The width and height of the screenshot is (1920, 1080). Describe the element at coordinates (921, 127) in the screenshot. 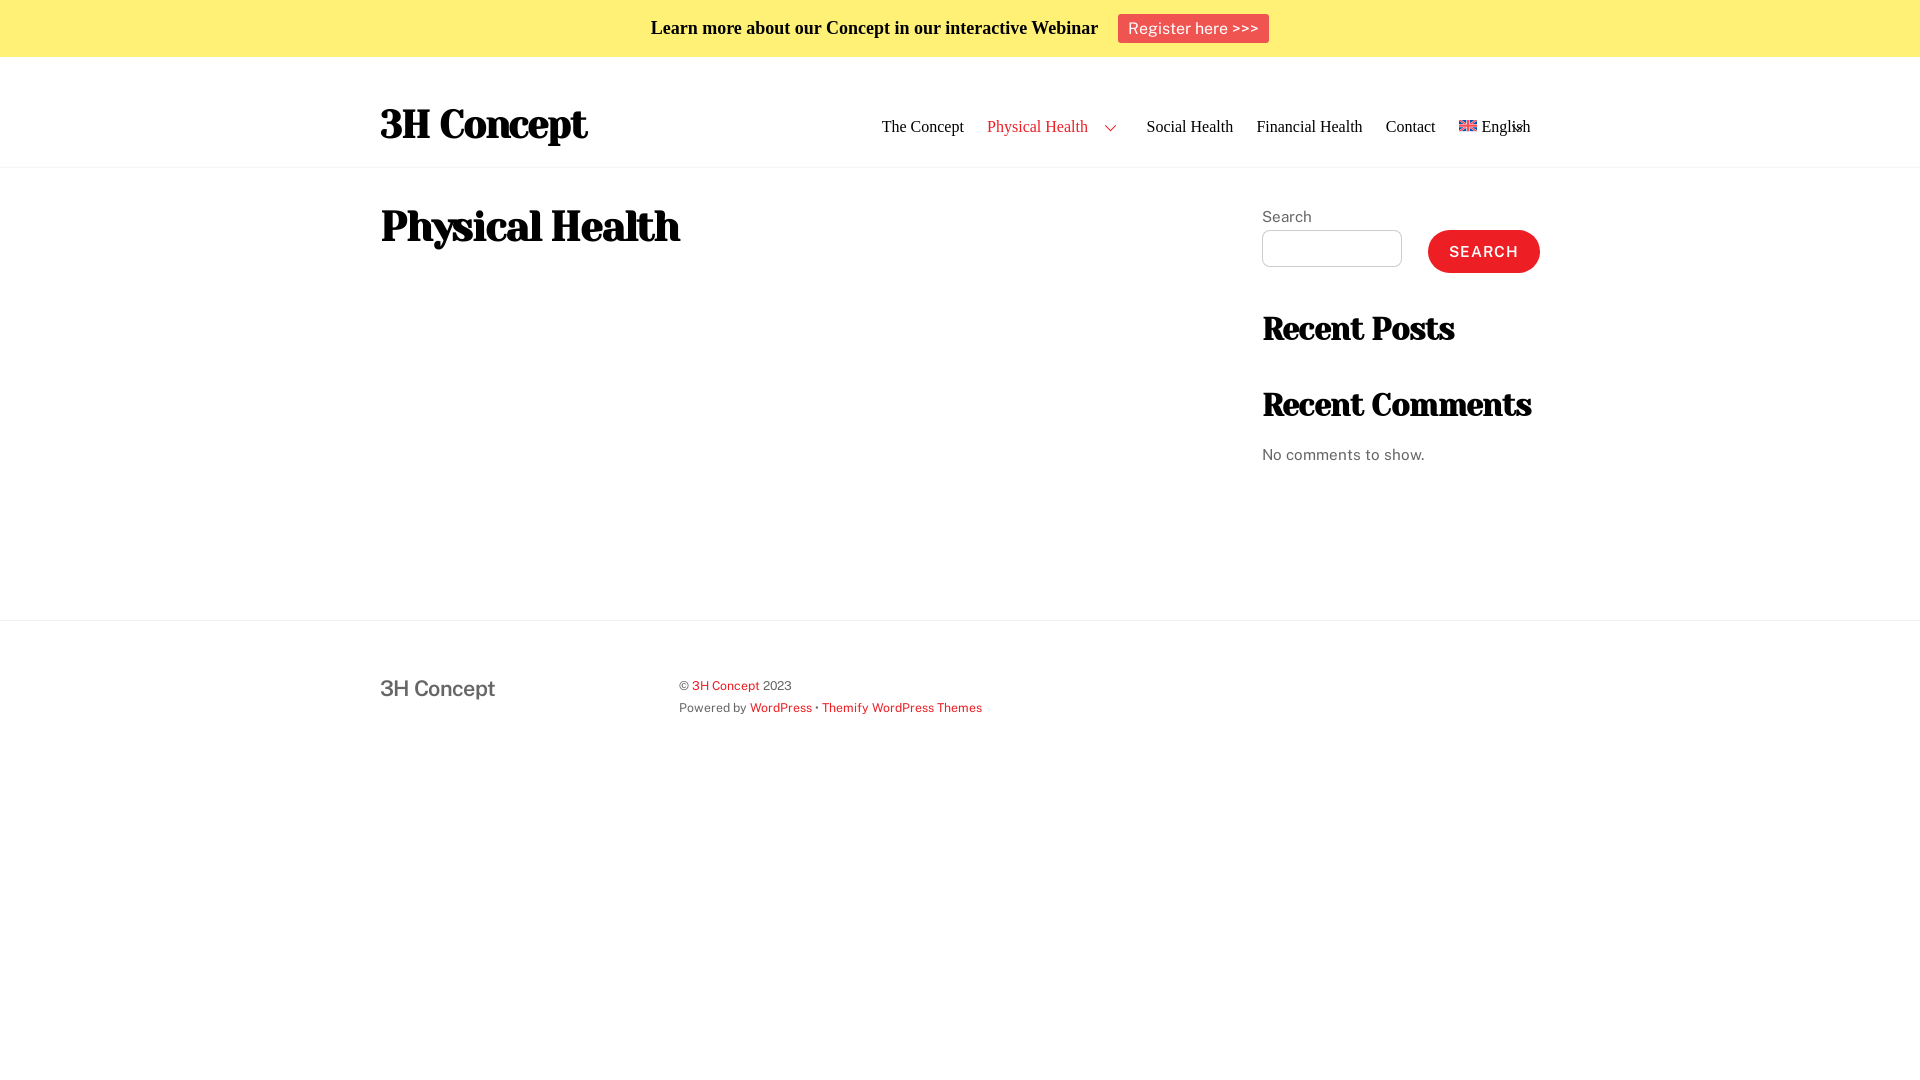

I see `'The Concept'` at that location.